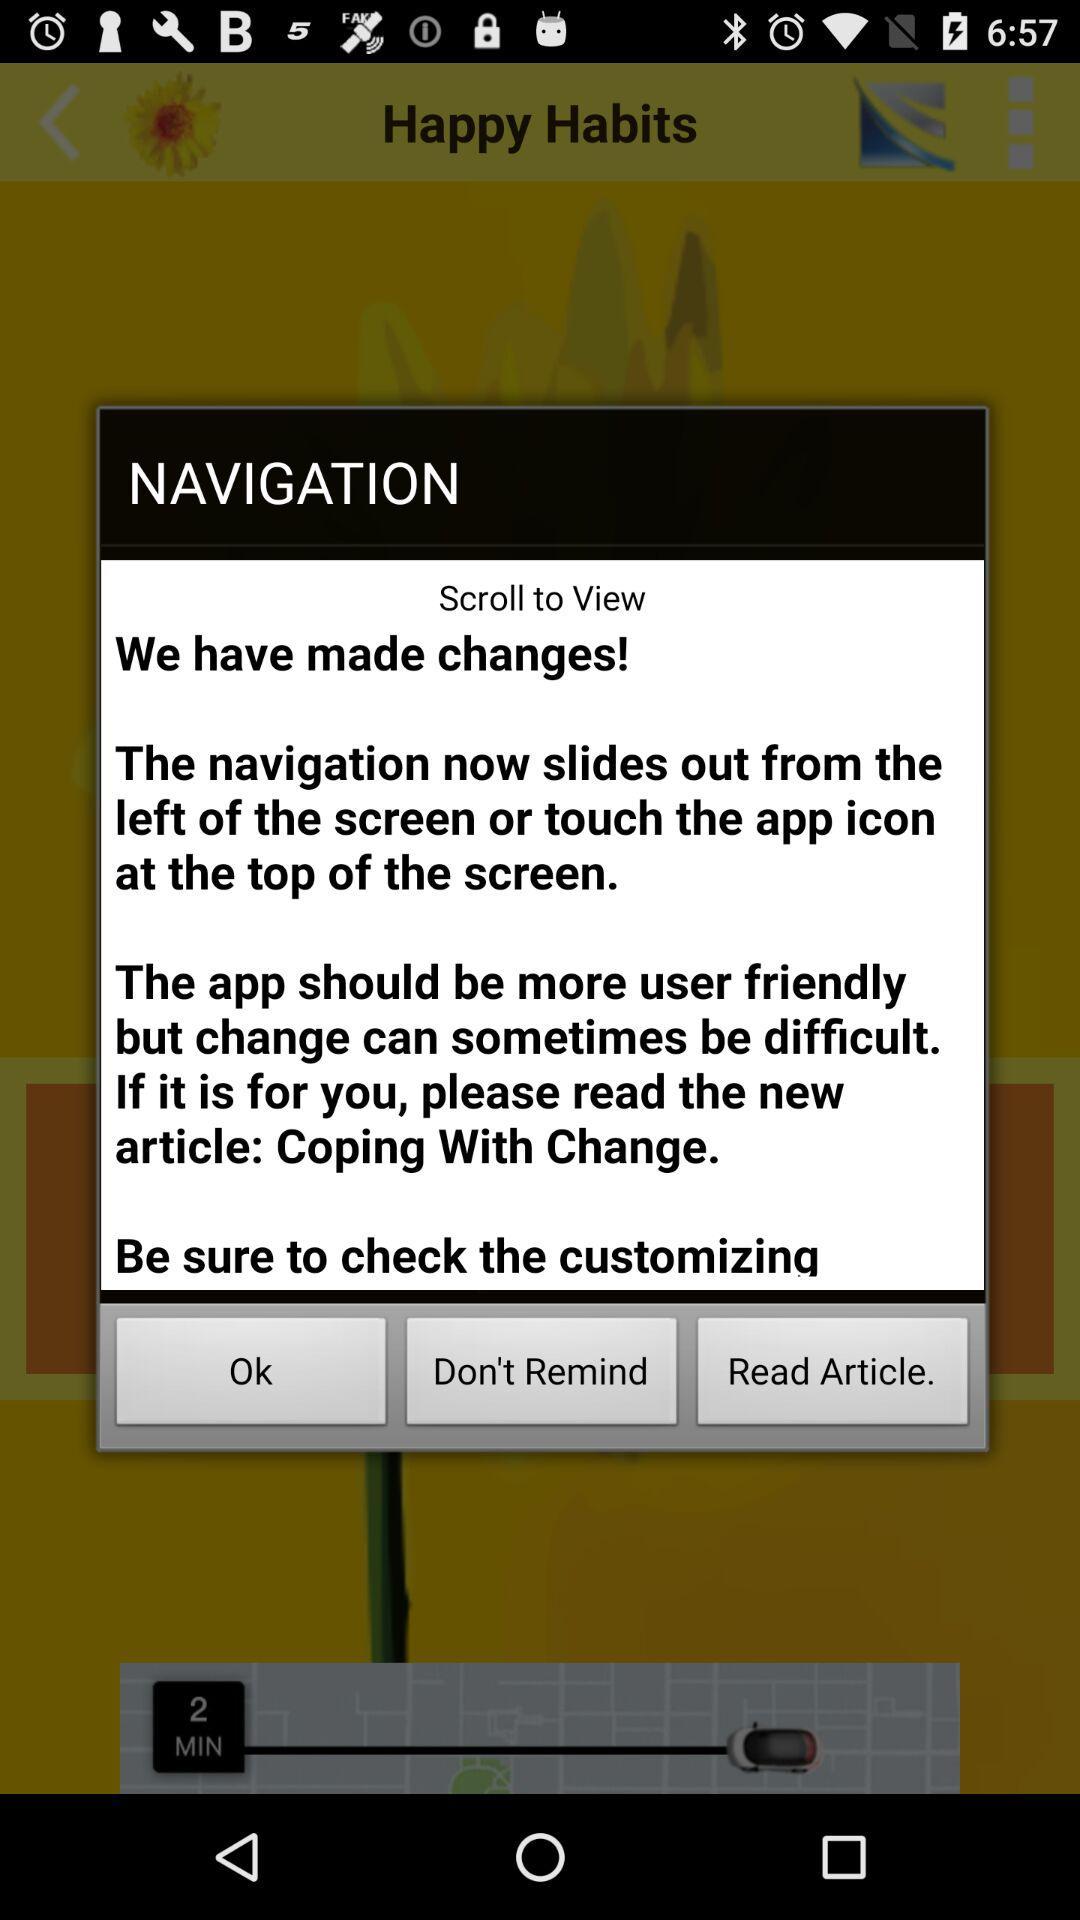 This screenshot has width=1080, height=1920. I want to click on the button to the left of the don't remind icon, so click(250, 1376).